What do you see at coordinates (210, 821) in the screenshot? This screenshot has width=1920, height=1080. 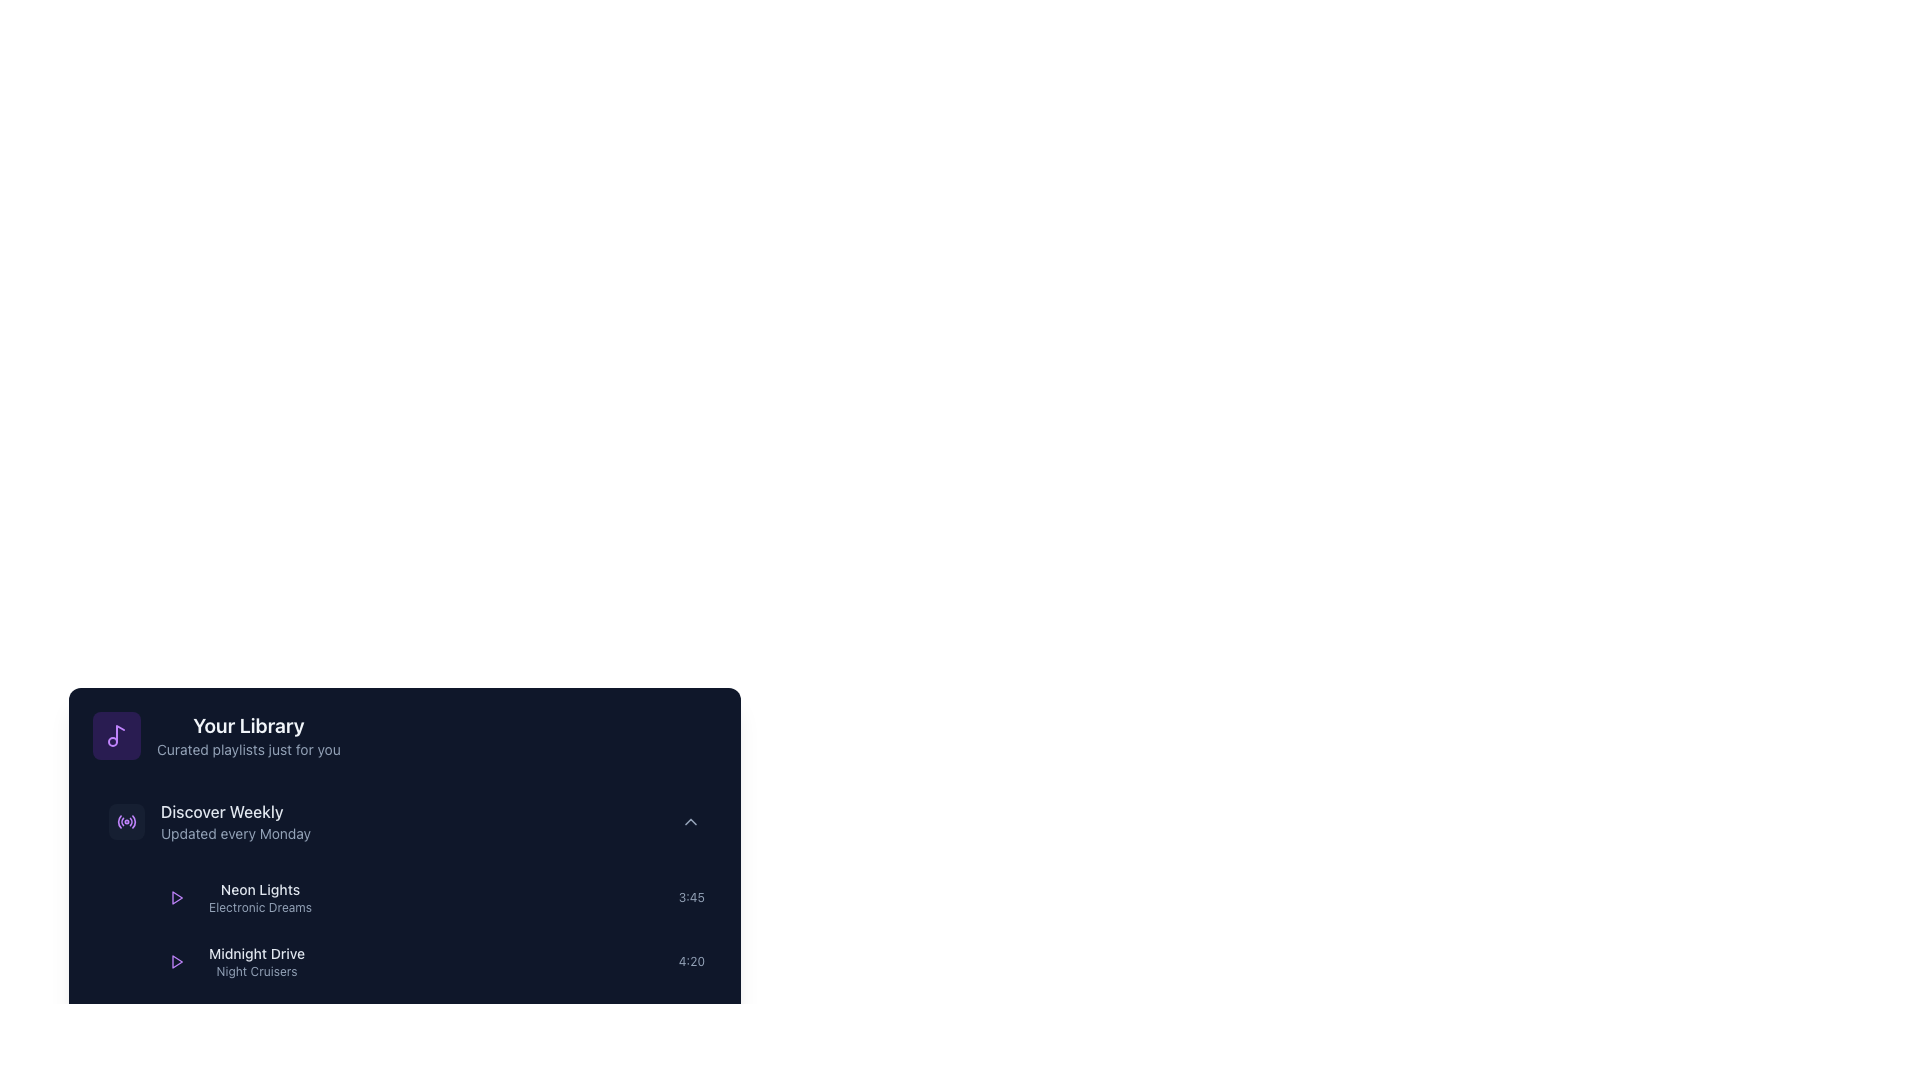 I see `the 'Discover Weekly' playlist item` at bounding box center [210, 821].